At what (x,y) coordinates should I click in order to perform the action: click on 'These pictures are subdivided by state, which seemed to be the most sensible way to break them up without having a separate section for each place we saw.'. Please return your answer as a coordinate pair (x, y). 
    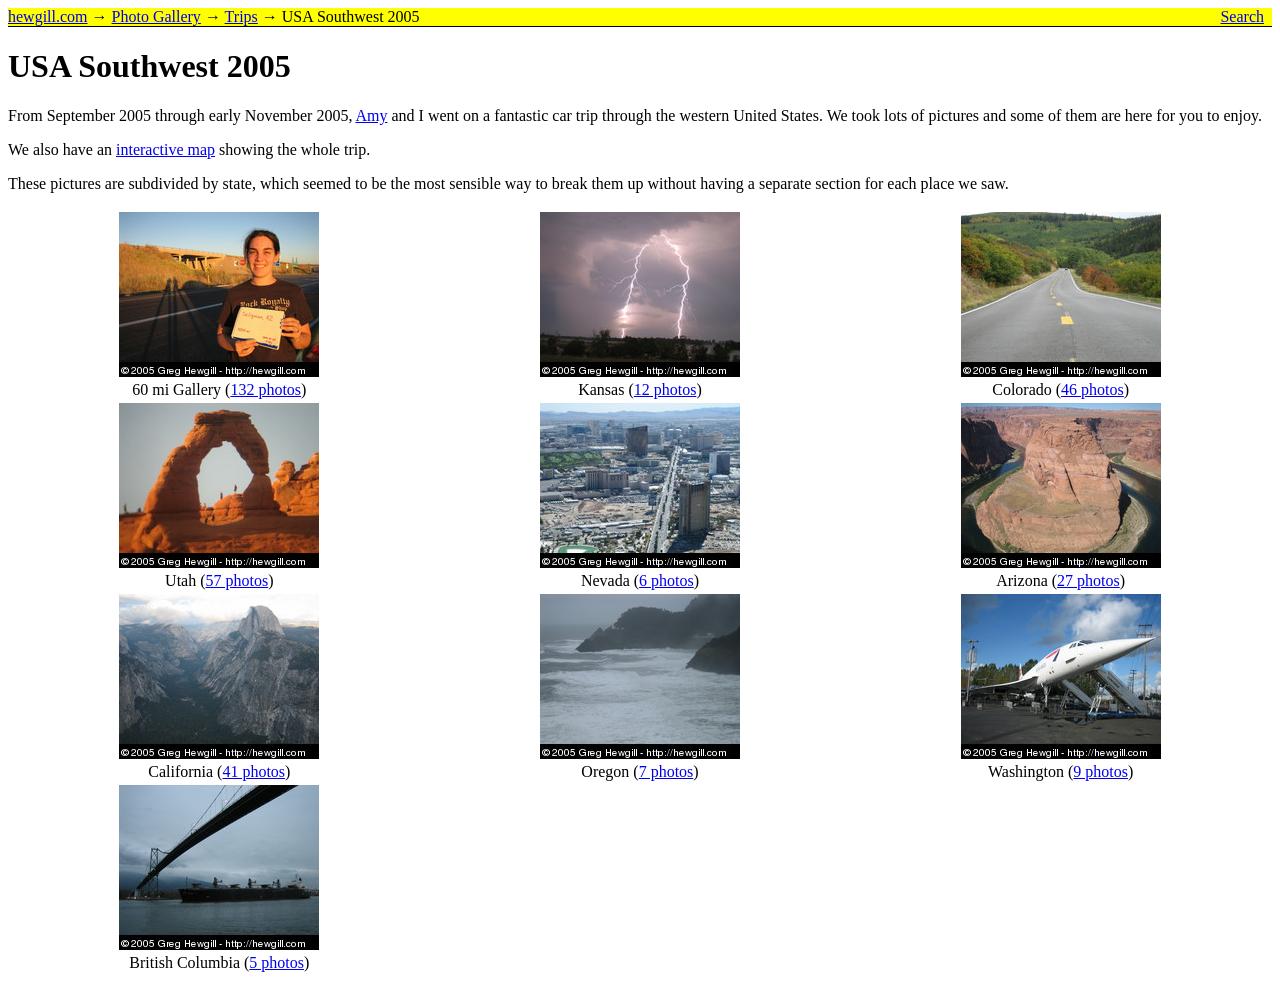
    Looking at the image, I should click on (508, 182).